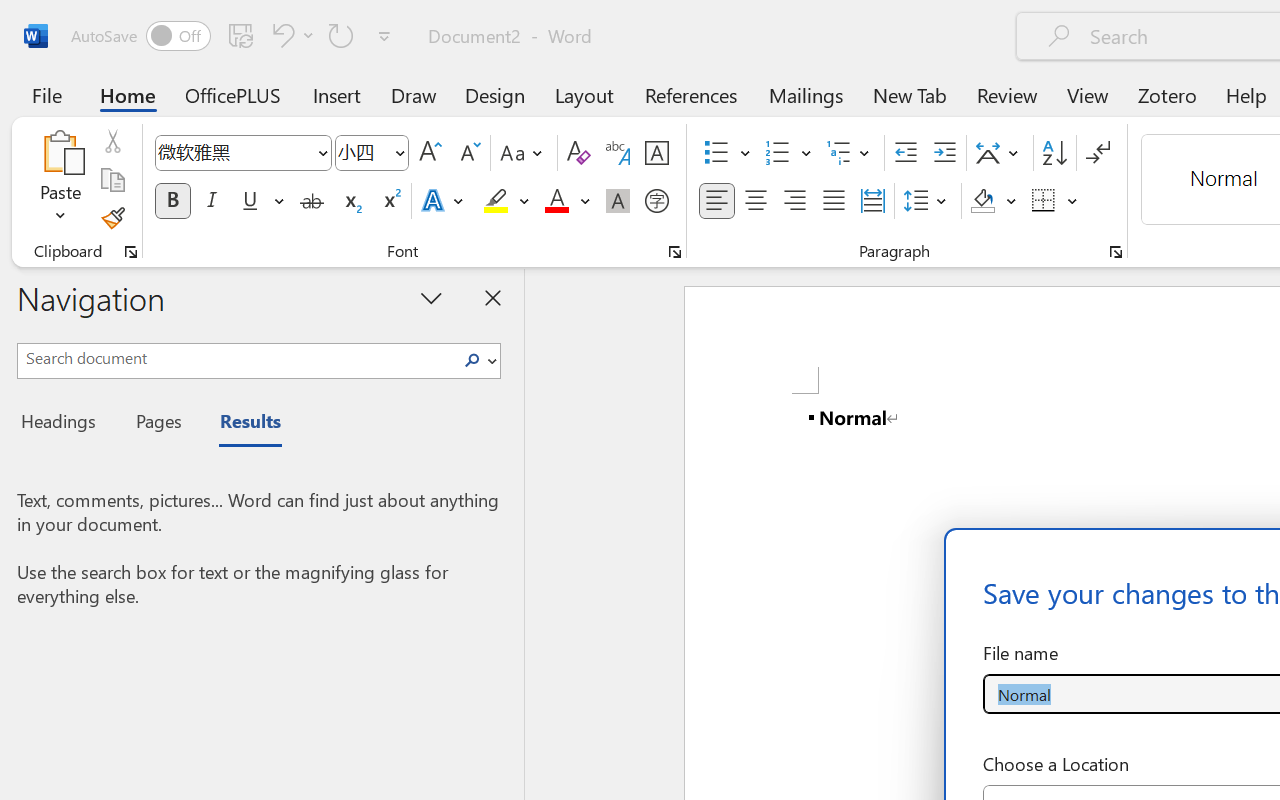 This screenshot has height=800, width=1280. I want to click on 'Underline', so click(249, 201).